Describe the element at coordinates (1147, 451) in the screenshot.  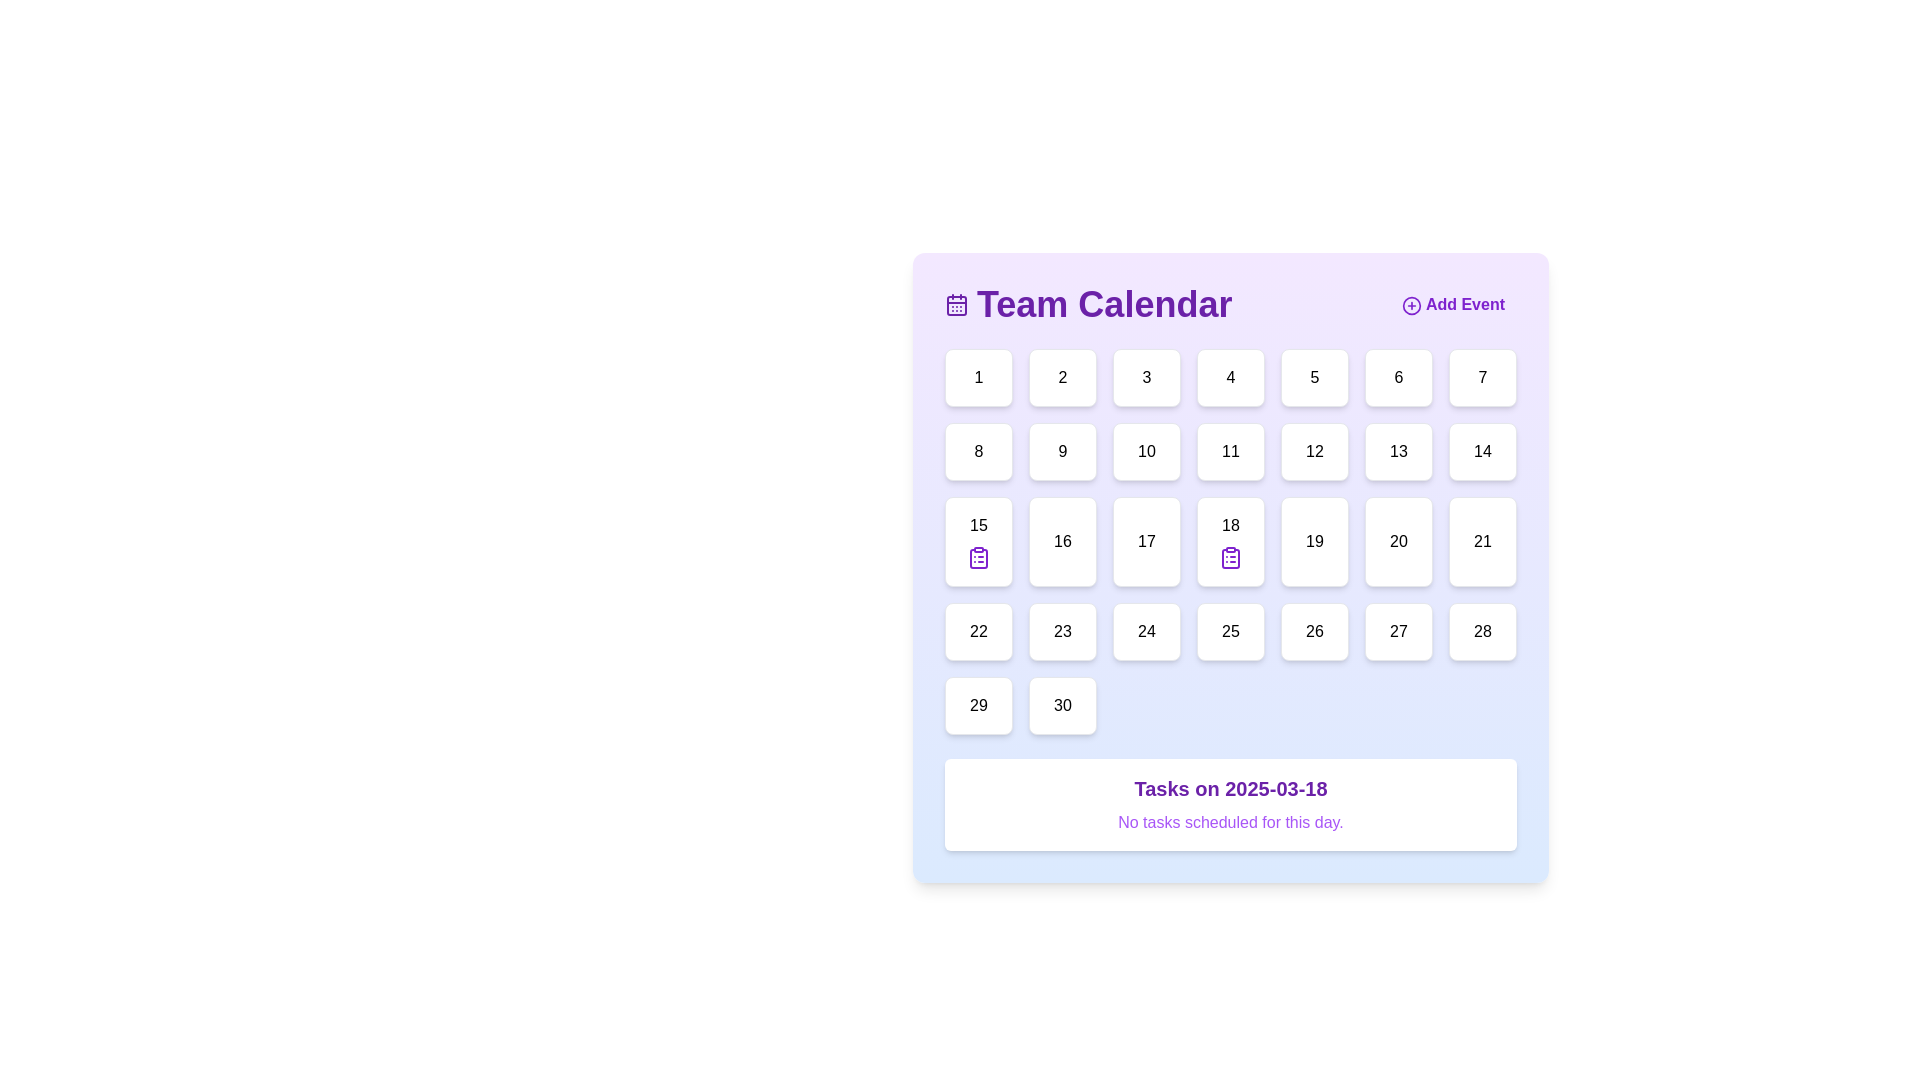
I see `the button displaying the number '10' in black text, which is a white rounded rectangle located in the 3rd position of the second row in the grid layout` at that location.